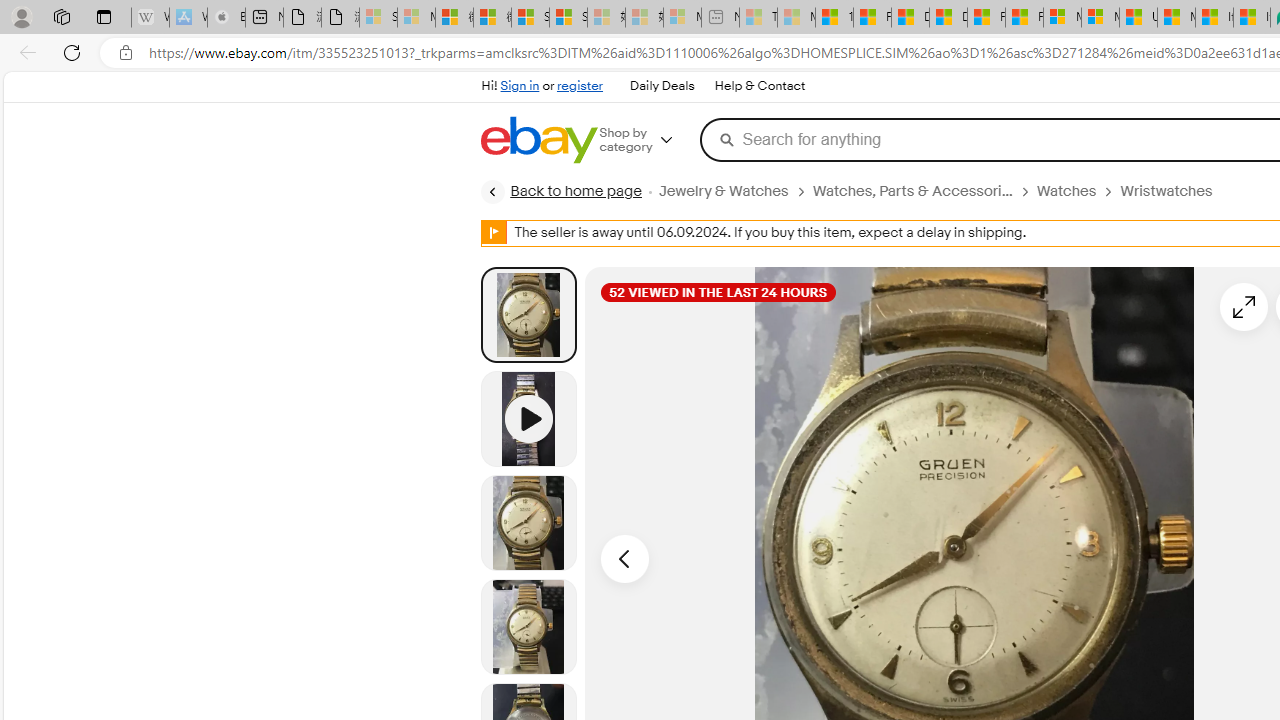 This screenshot has width=1280, height=720. Describe the element at coordinates (1166, 191) in the screenshot. I see `'Wristwatches'` at that location.